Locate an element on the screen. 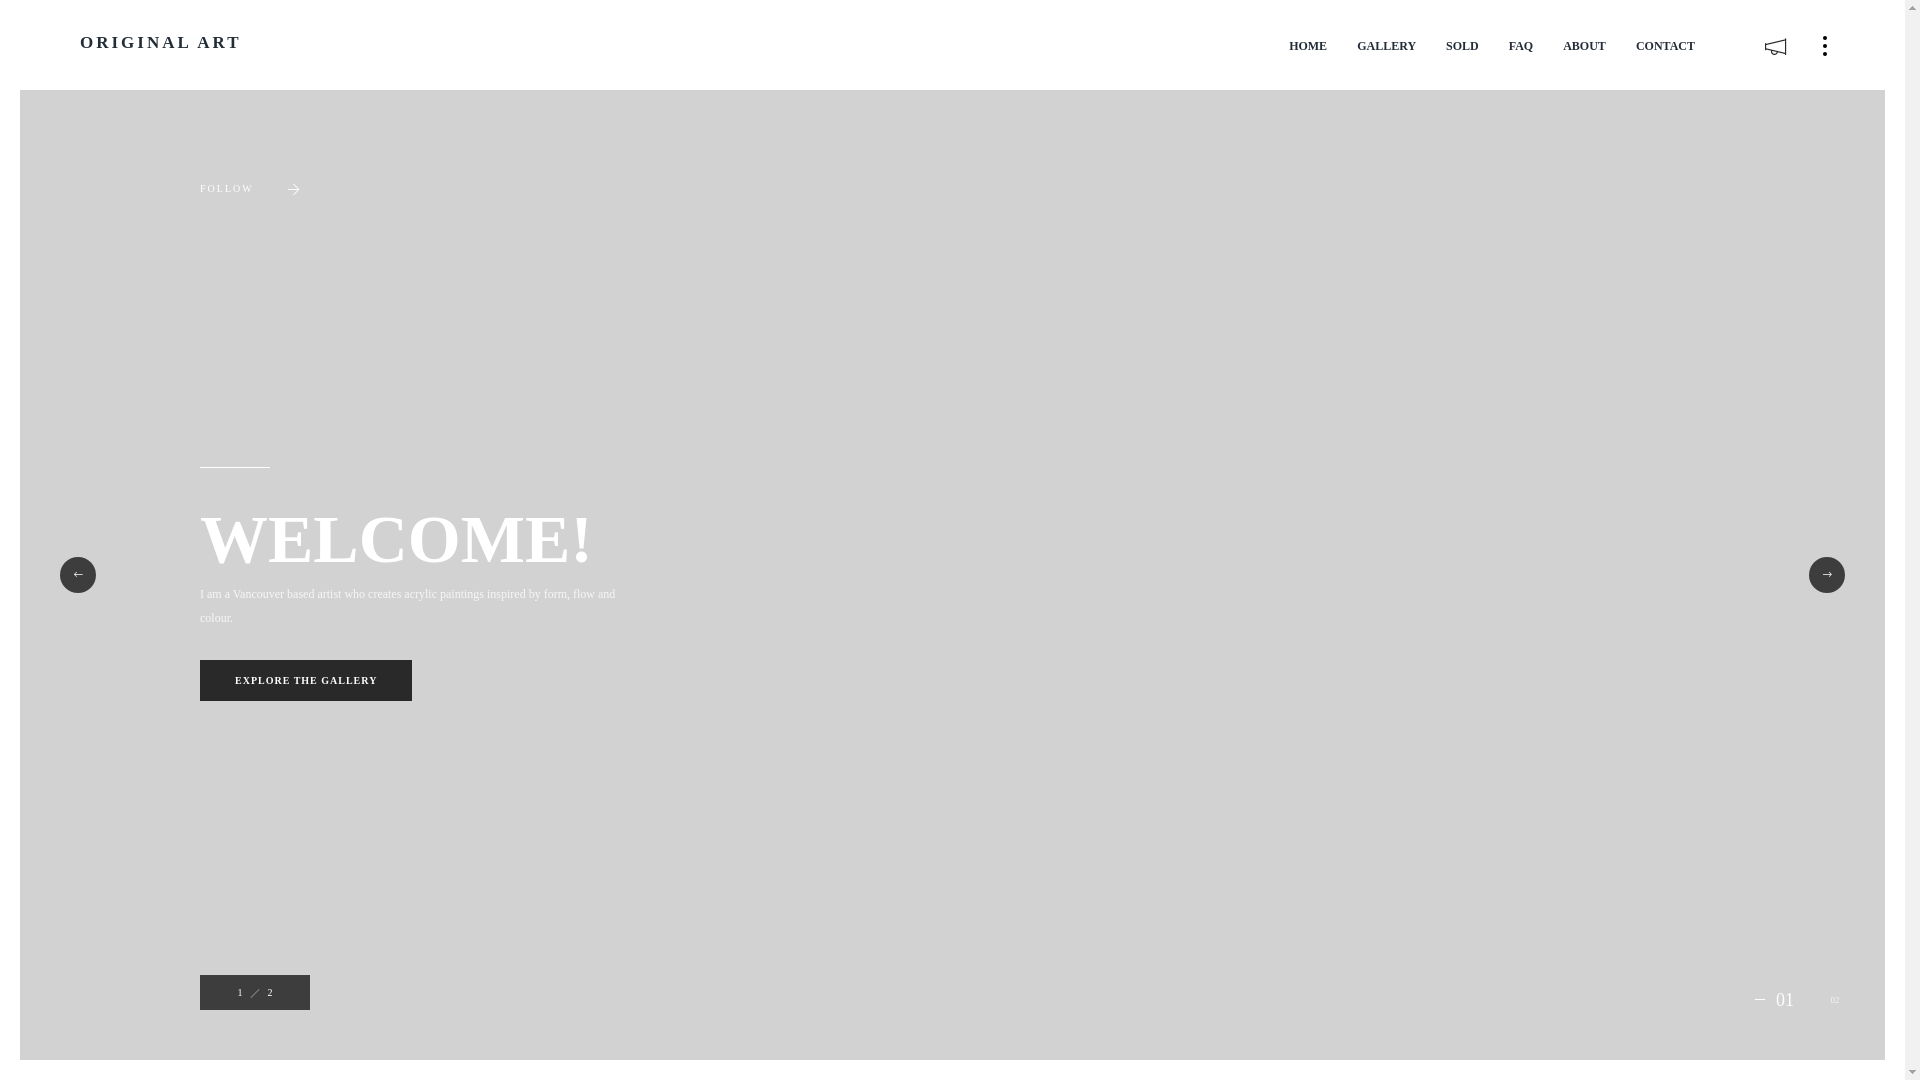  'ORIGINAL ART' is located at coordinates (161, 42).